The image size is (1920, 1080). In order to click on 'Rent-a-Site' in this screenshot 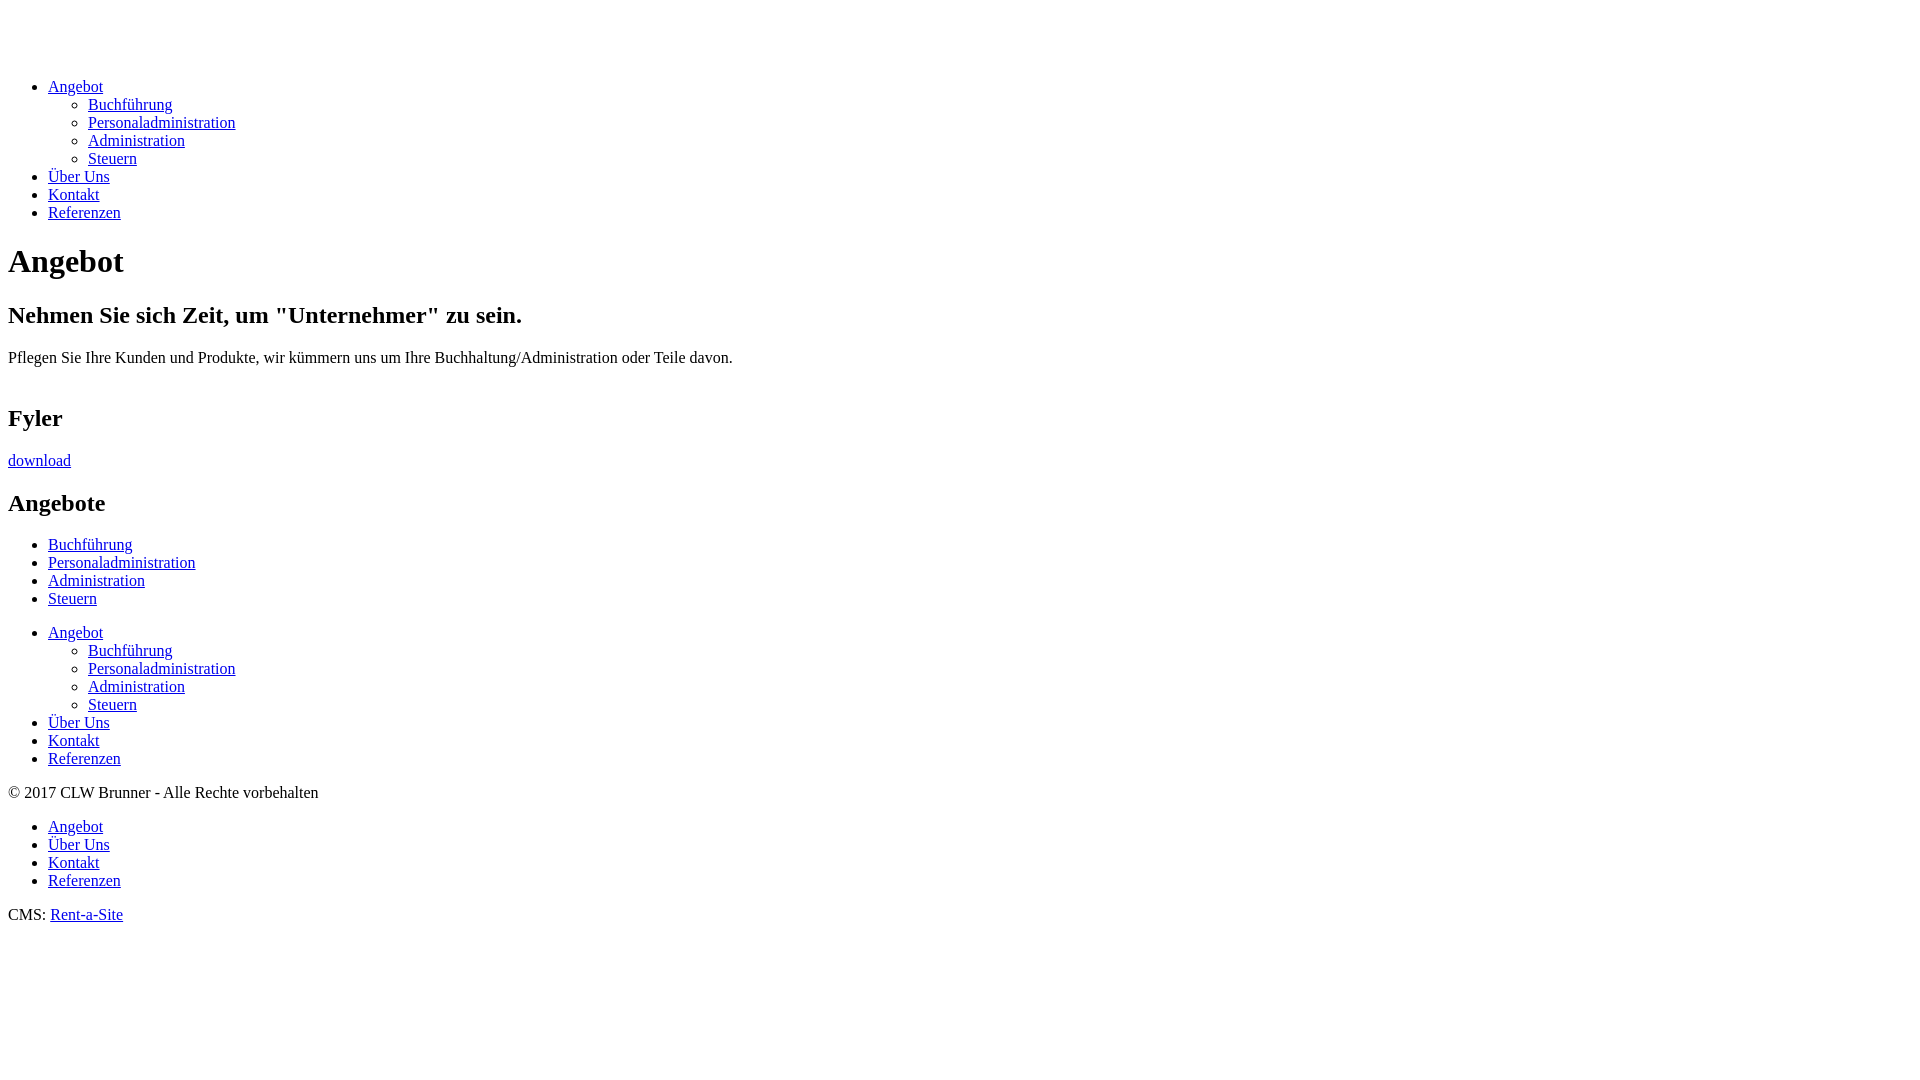, I will do `click(85, 914)`.